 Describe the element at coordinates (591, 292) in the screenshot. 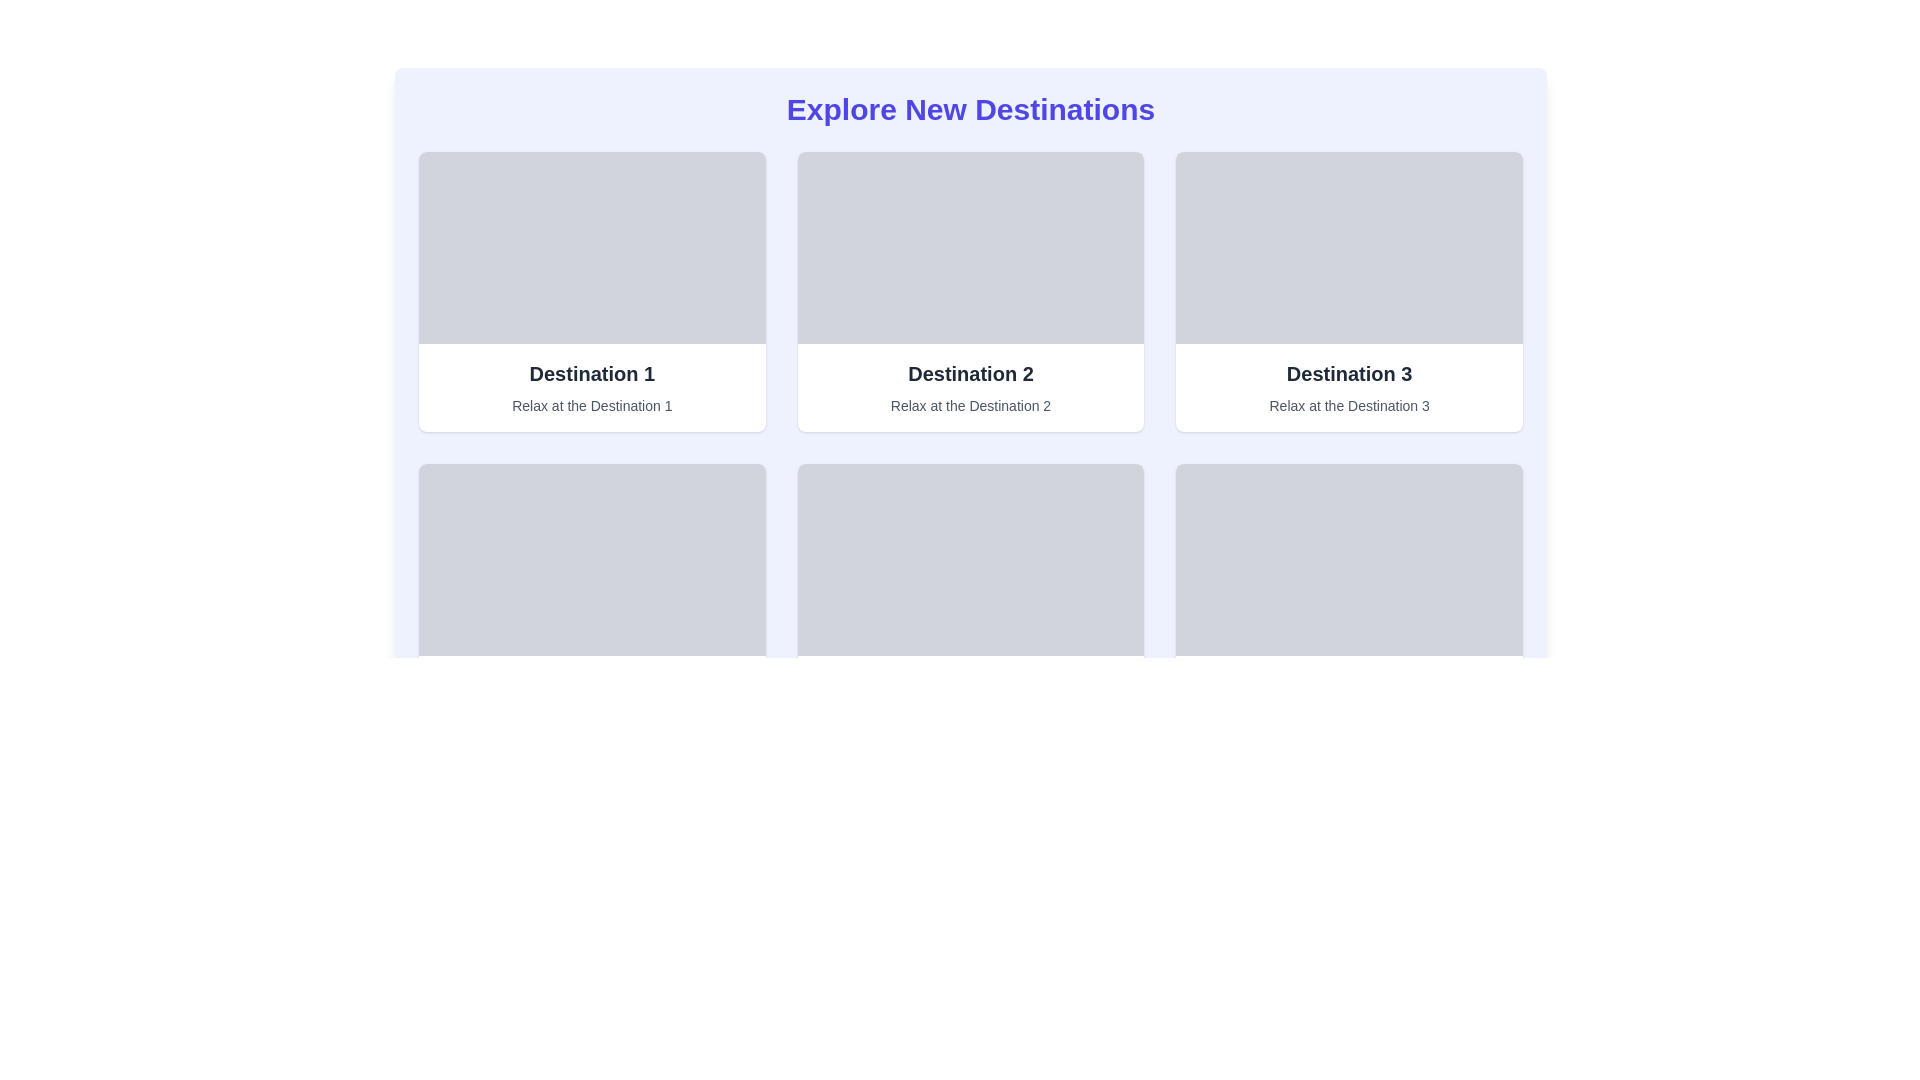

I see `the Card component representing 'Destination 1', which is the first card in the grid layout located at the top-left corner` at that location.